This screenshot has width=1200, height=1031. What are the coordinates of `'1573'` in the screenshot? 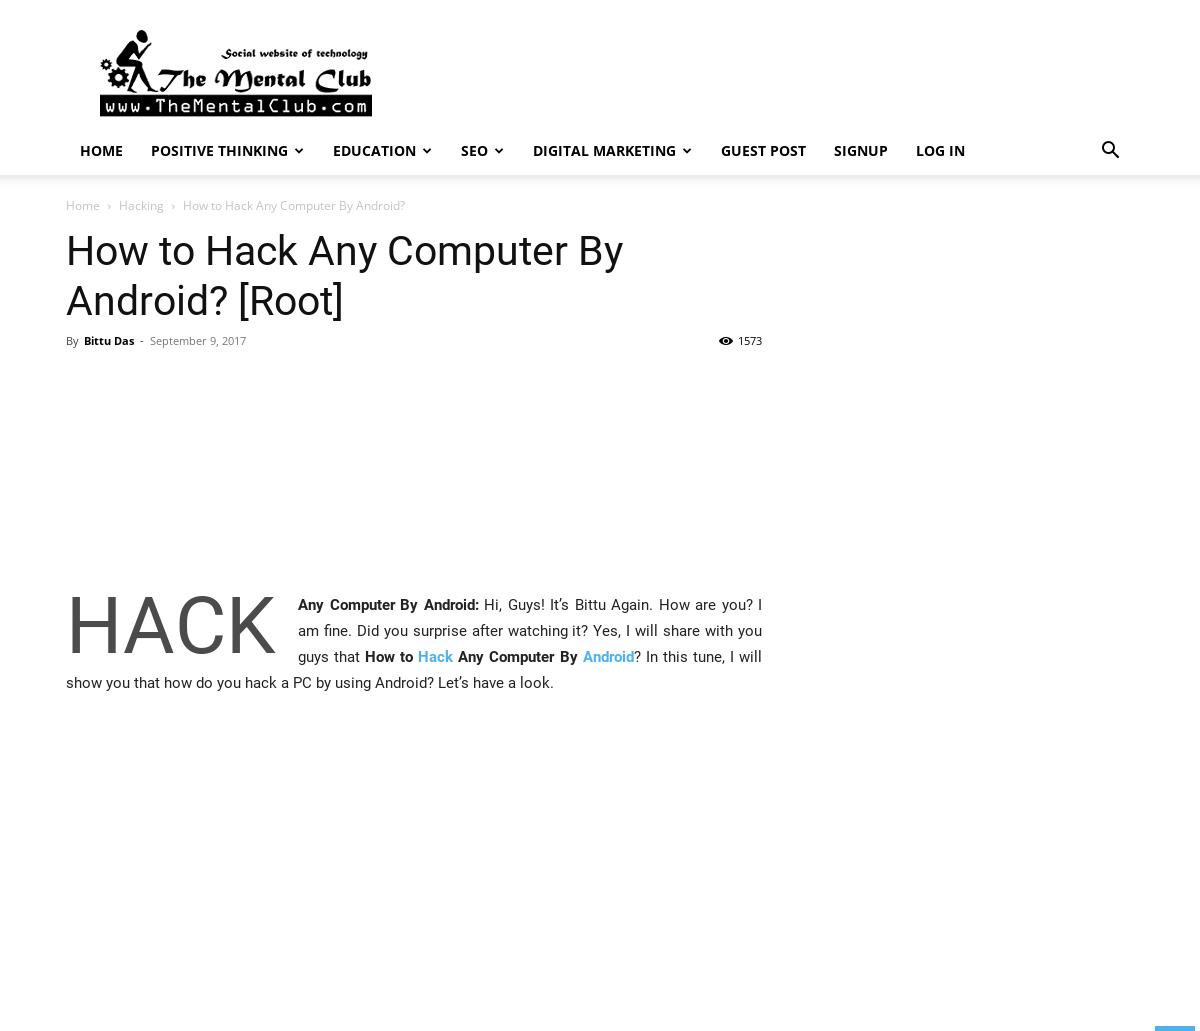 It's located at (750, 339).